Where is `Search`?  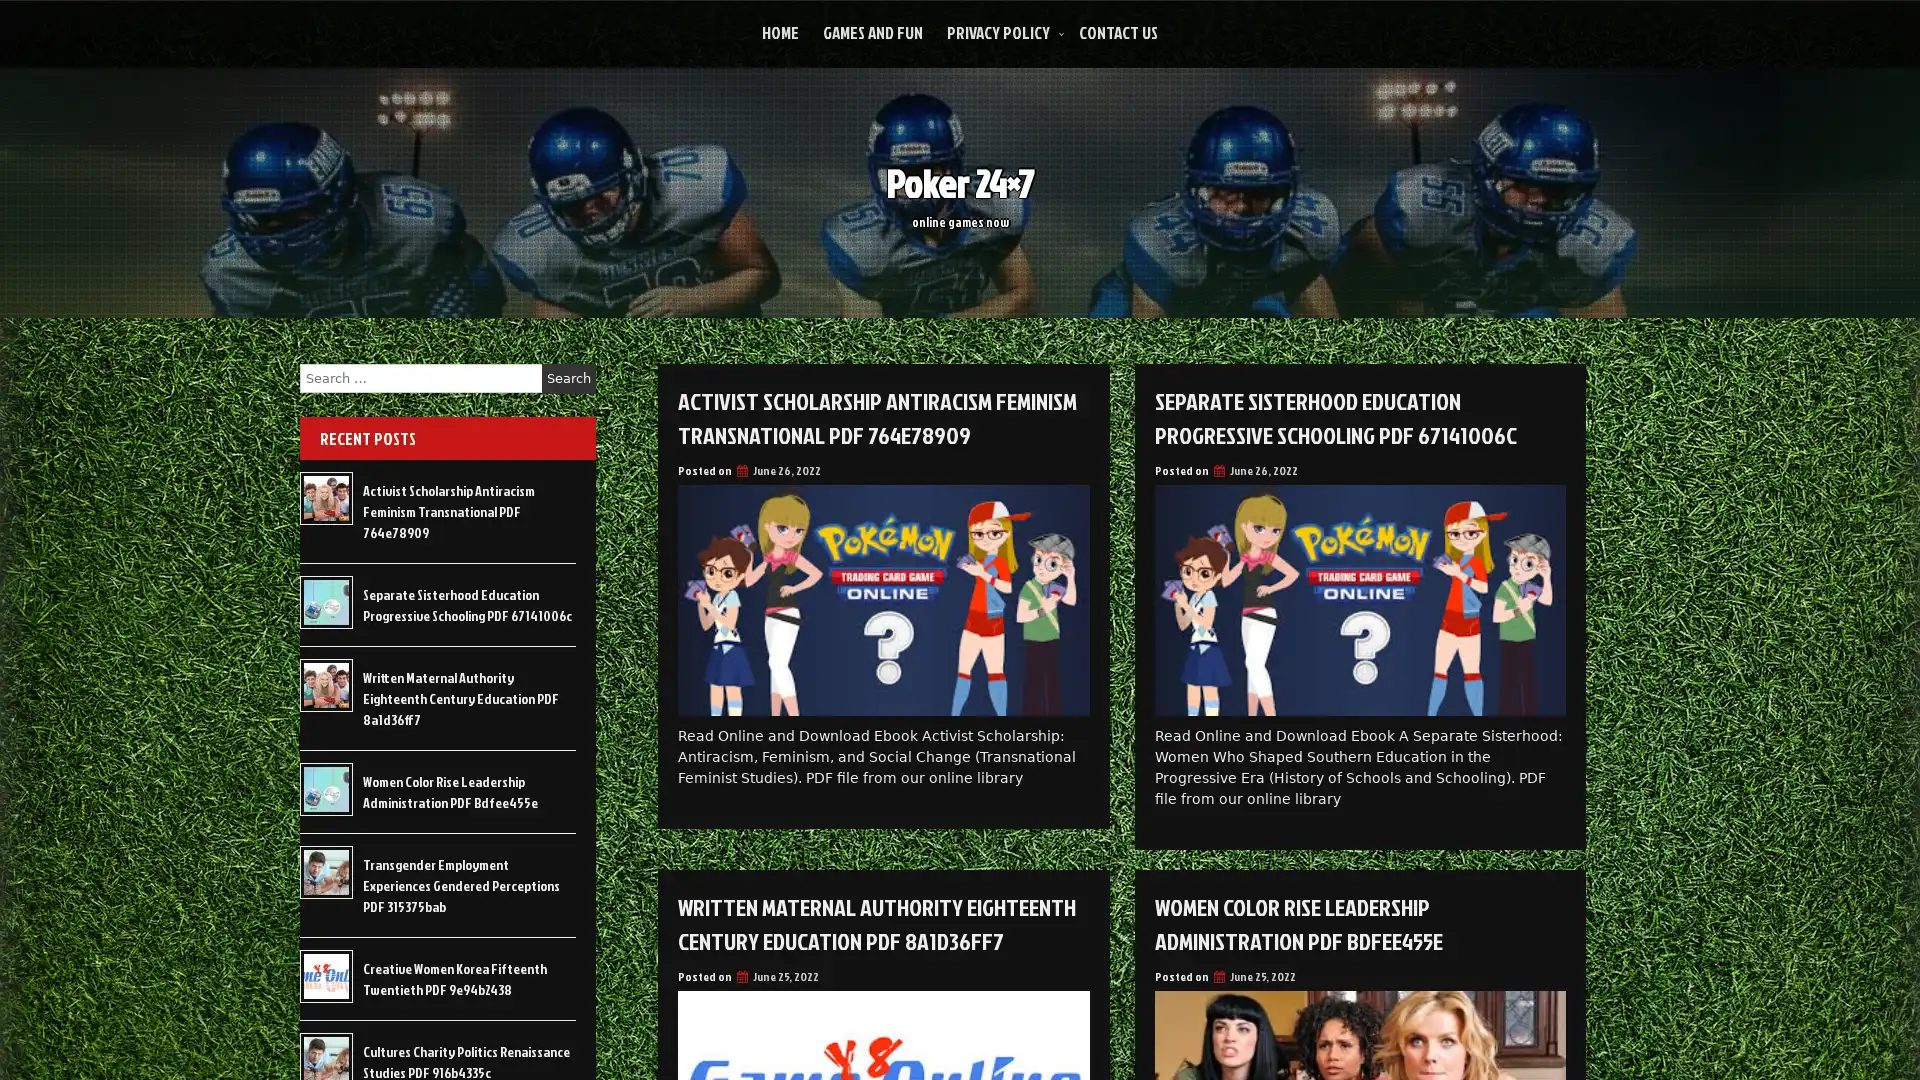
Search is located at coordinates (568, 378).